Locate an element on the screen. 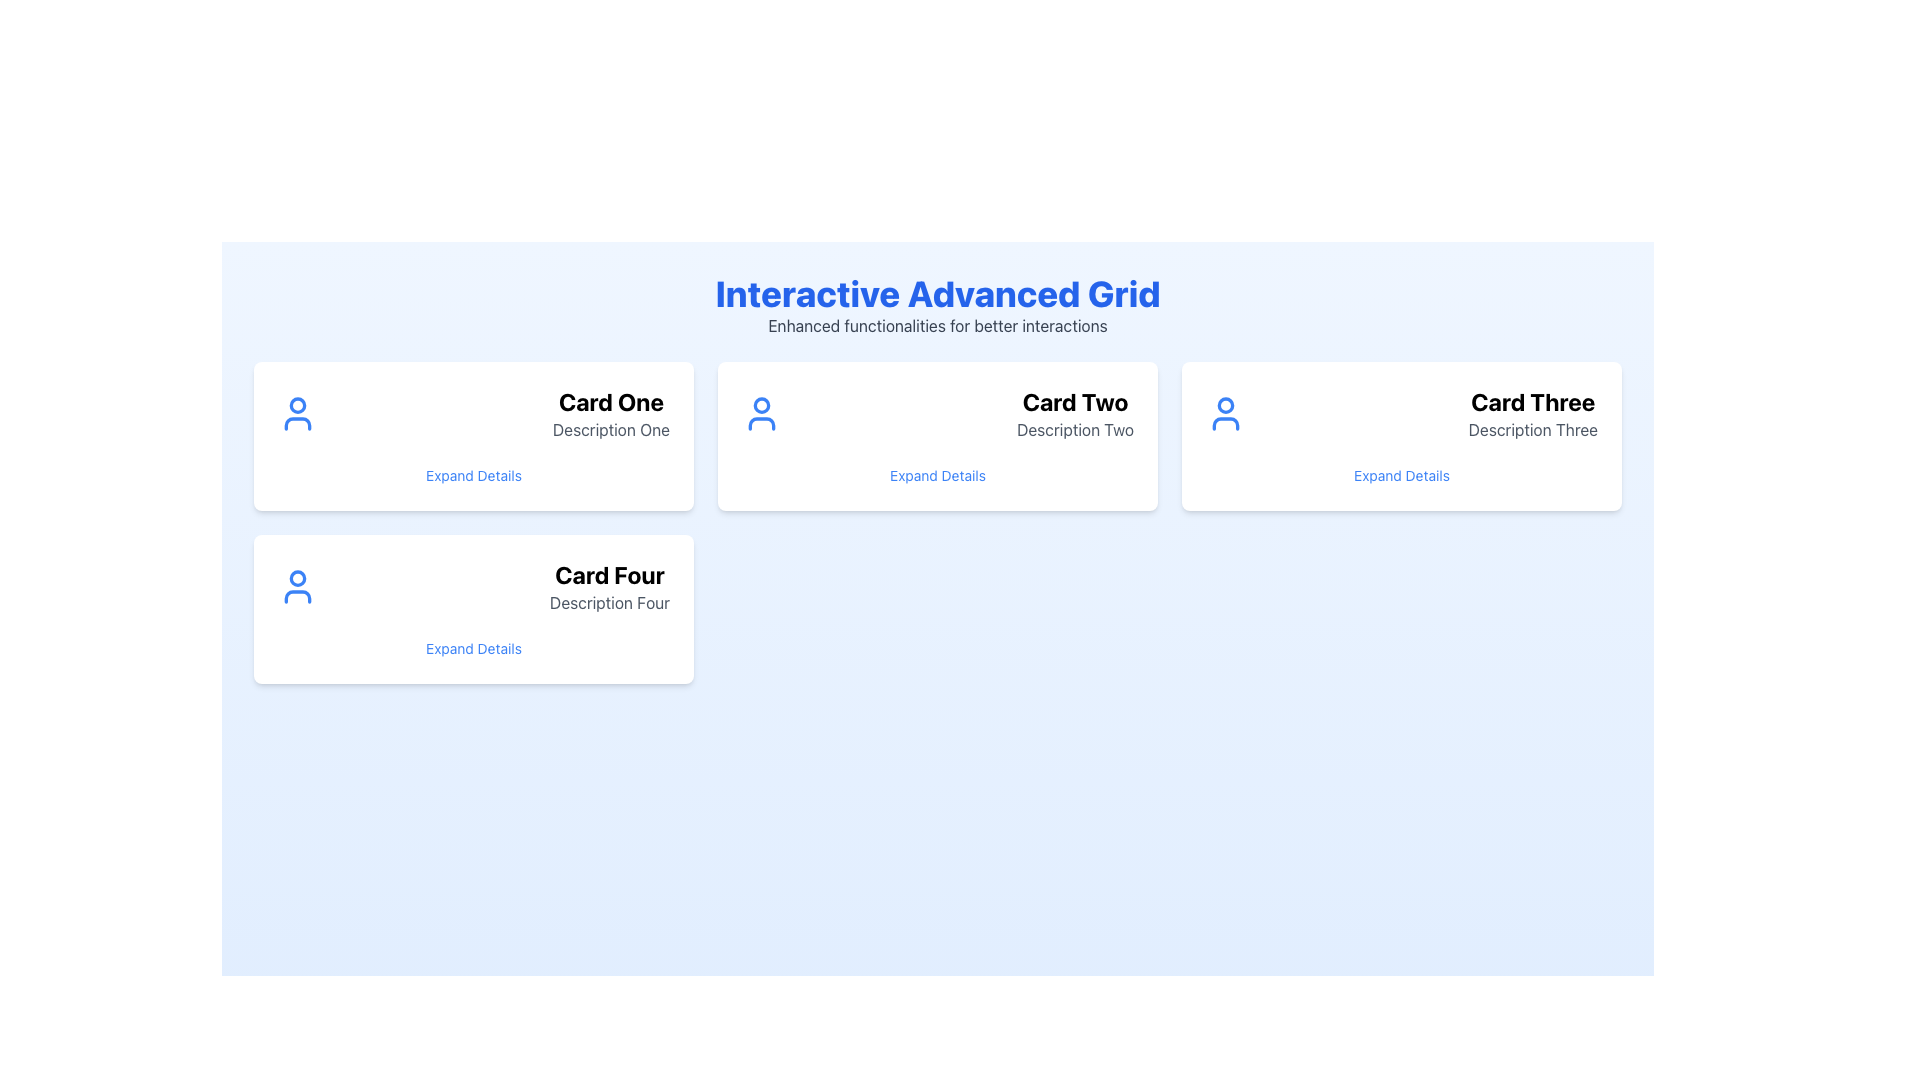  the hyperlink located at the bottom right corner of 'Card Two' is located at coordinates (936, 475).